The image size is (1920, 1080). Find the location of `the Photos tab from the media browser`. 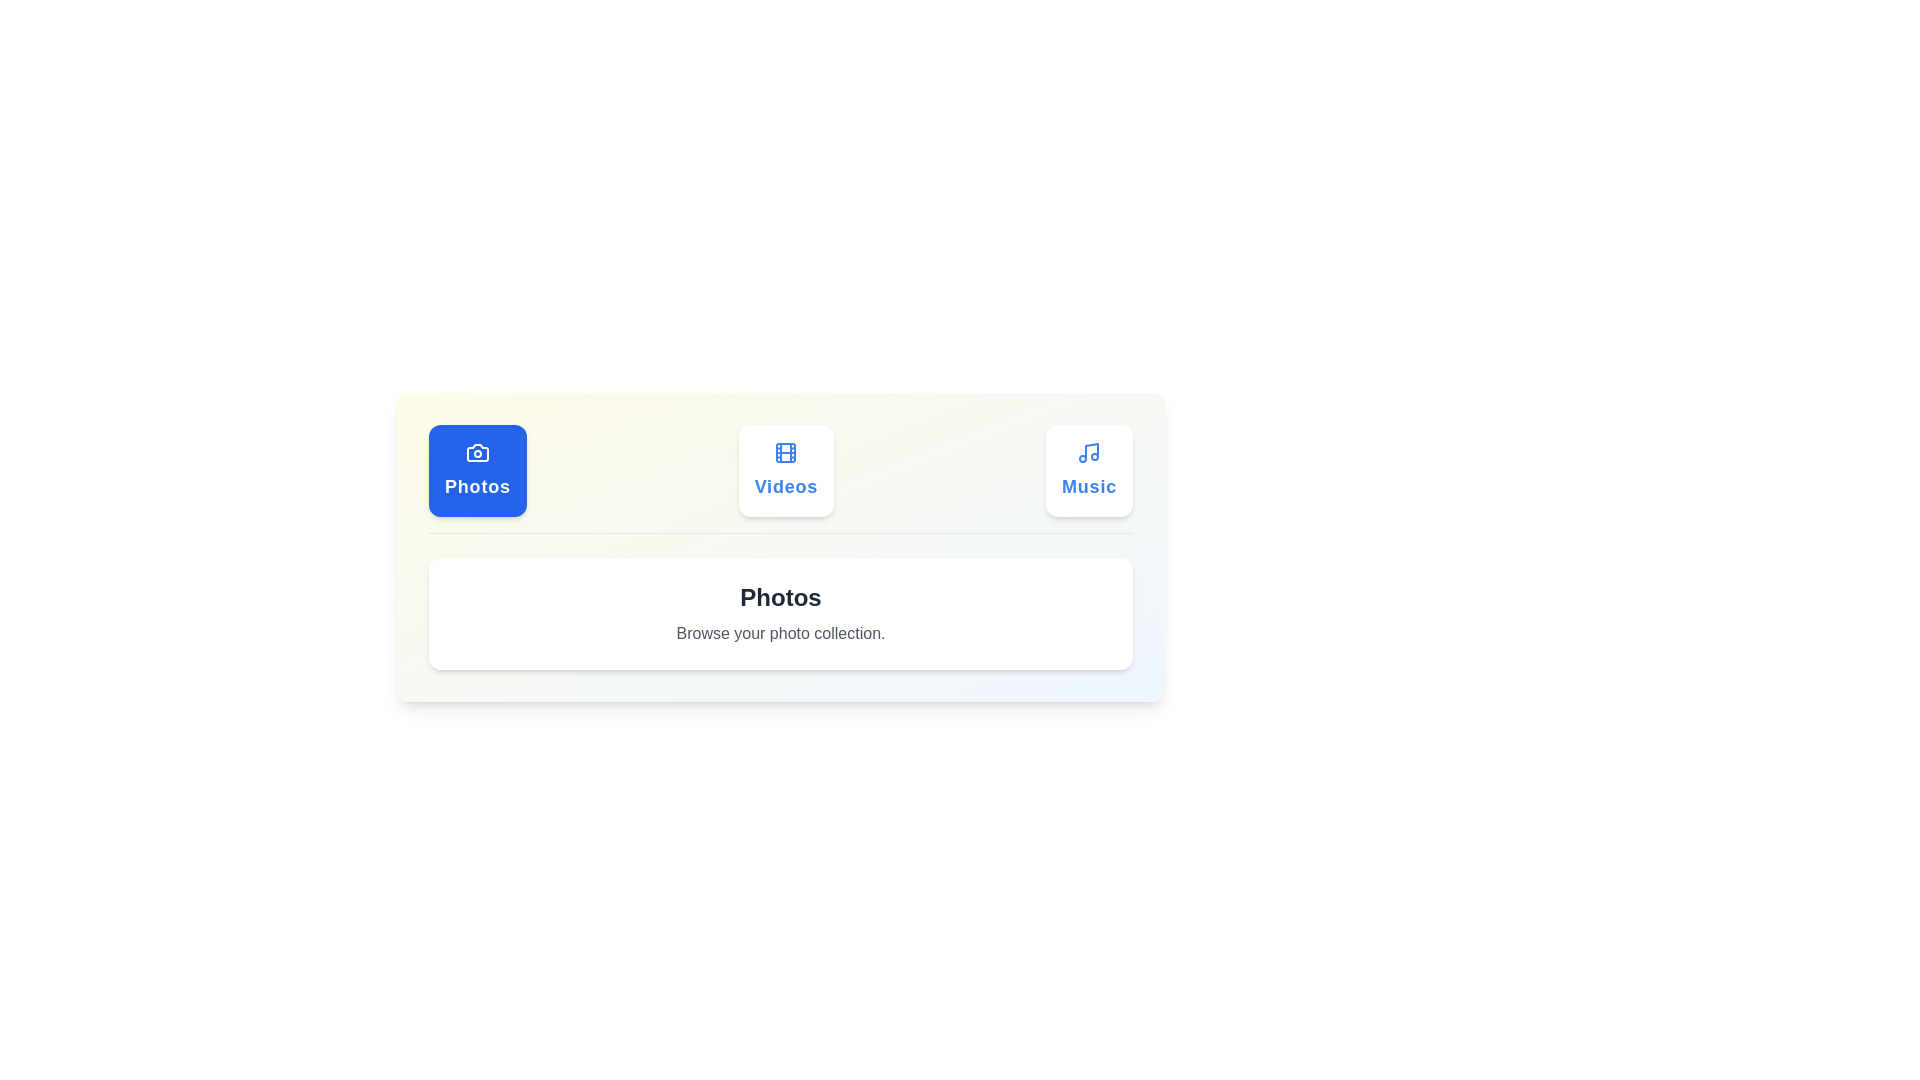

the Photos tab from the media browser is located at coordinates (476, 470).